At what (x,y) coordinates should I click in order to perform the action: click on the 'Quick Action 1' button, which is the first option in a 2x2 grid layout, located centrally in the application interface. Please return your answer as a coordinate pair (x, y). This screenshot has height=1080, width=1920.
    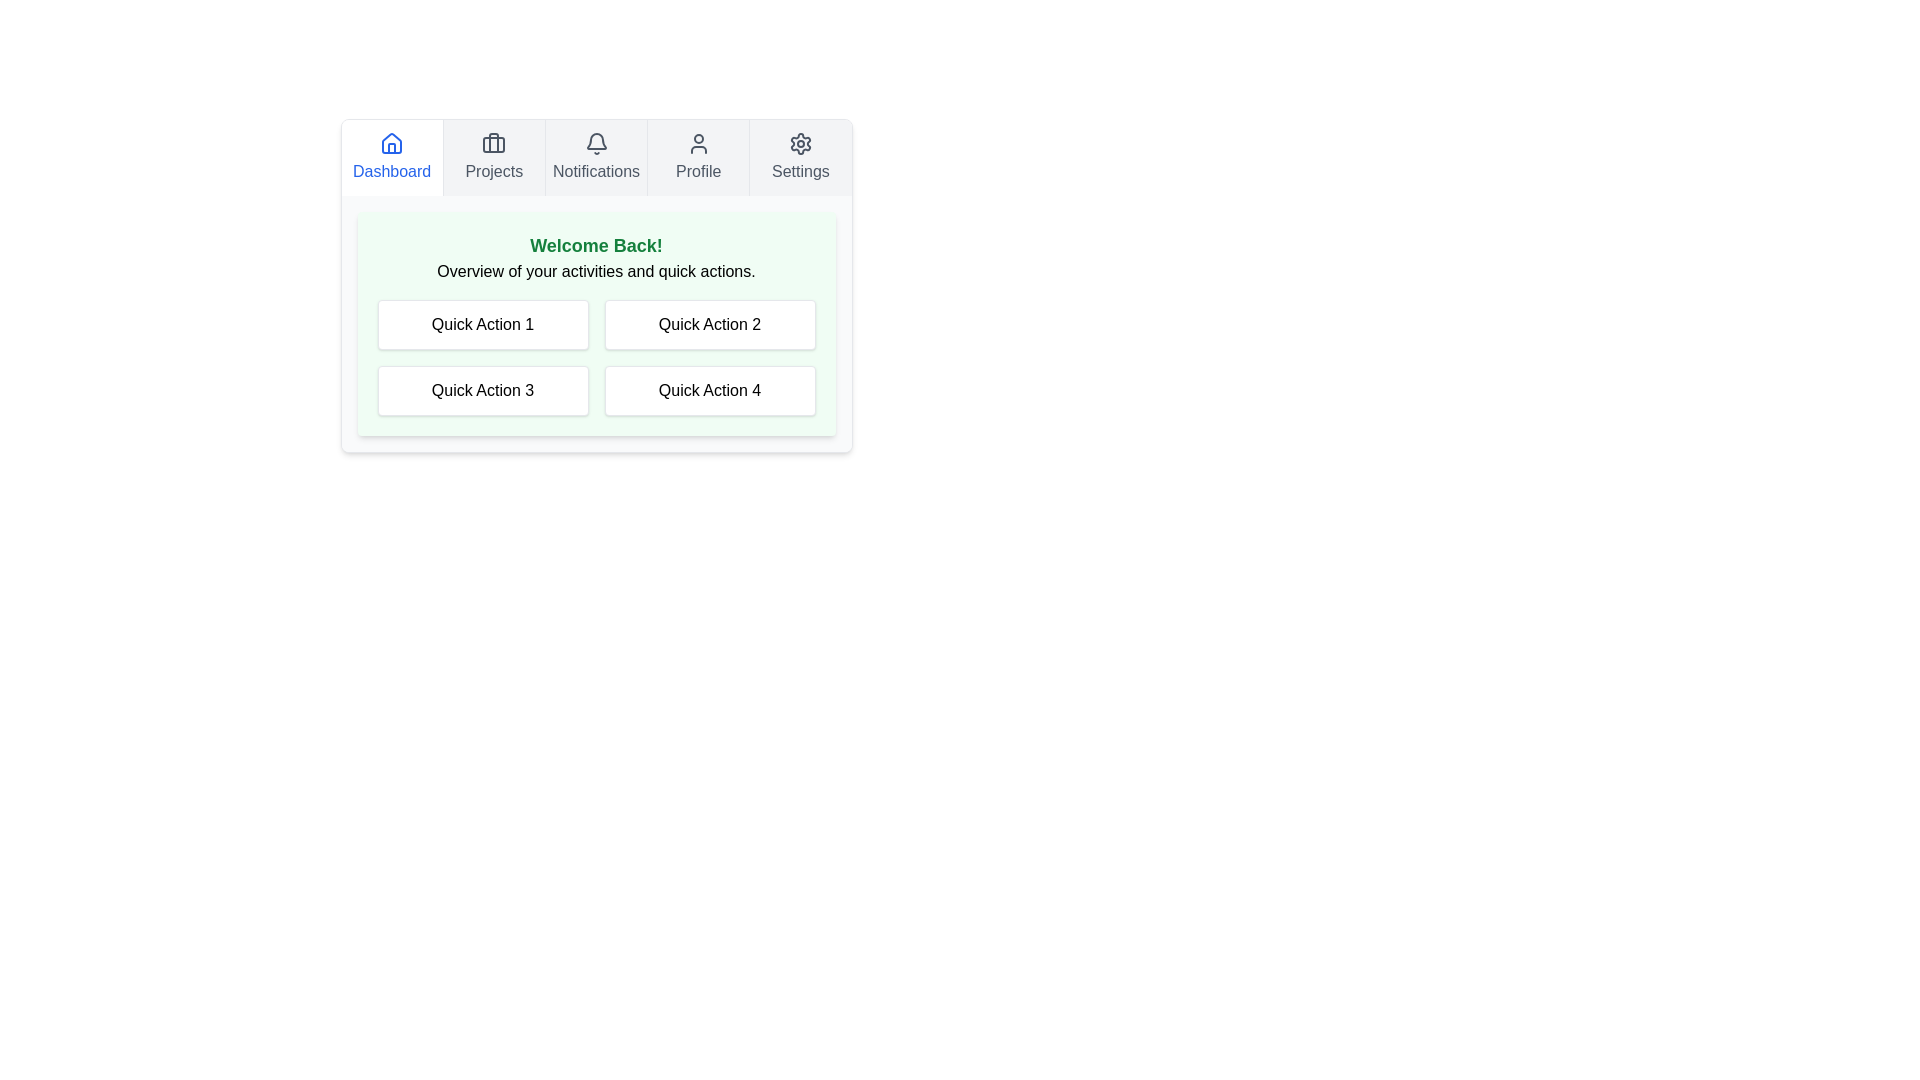
    Looking at the image, I should click on (483, 323).